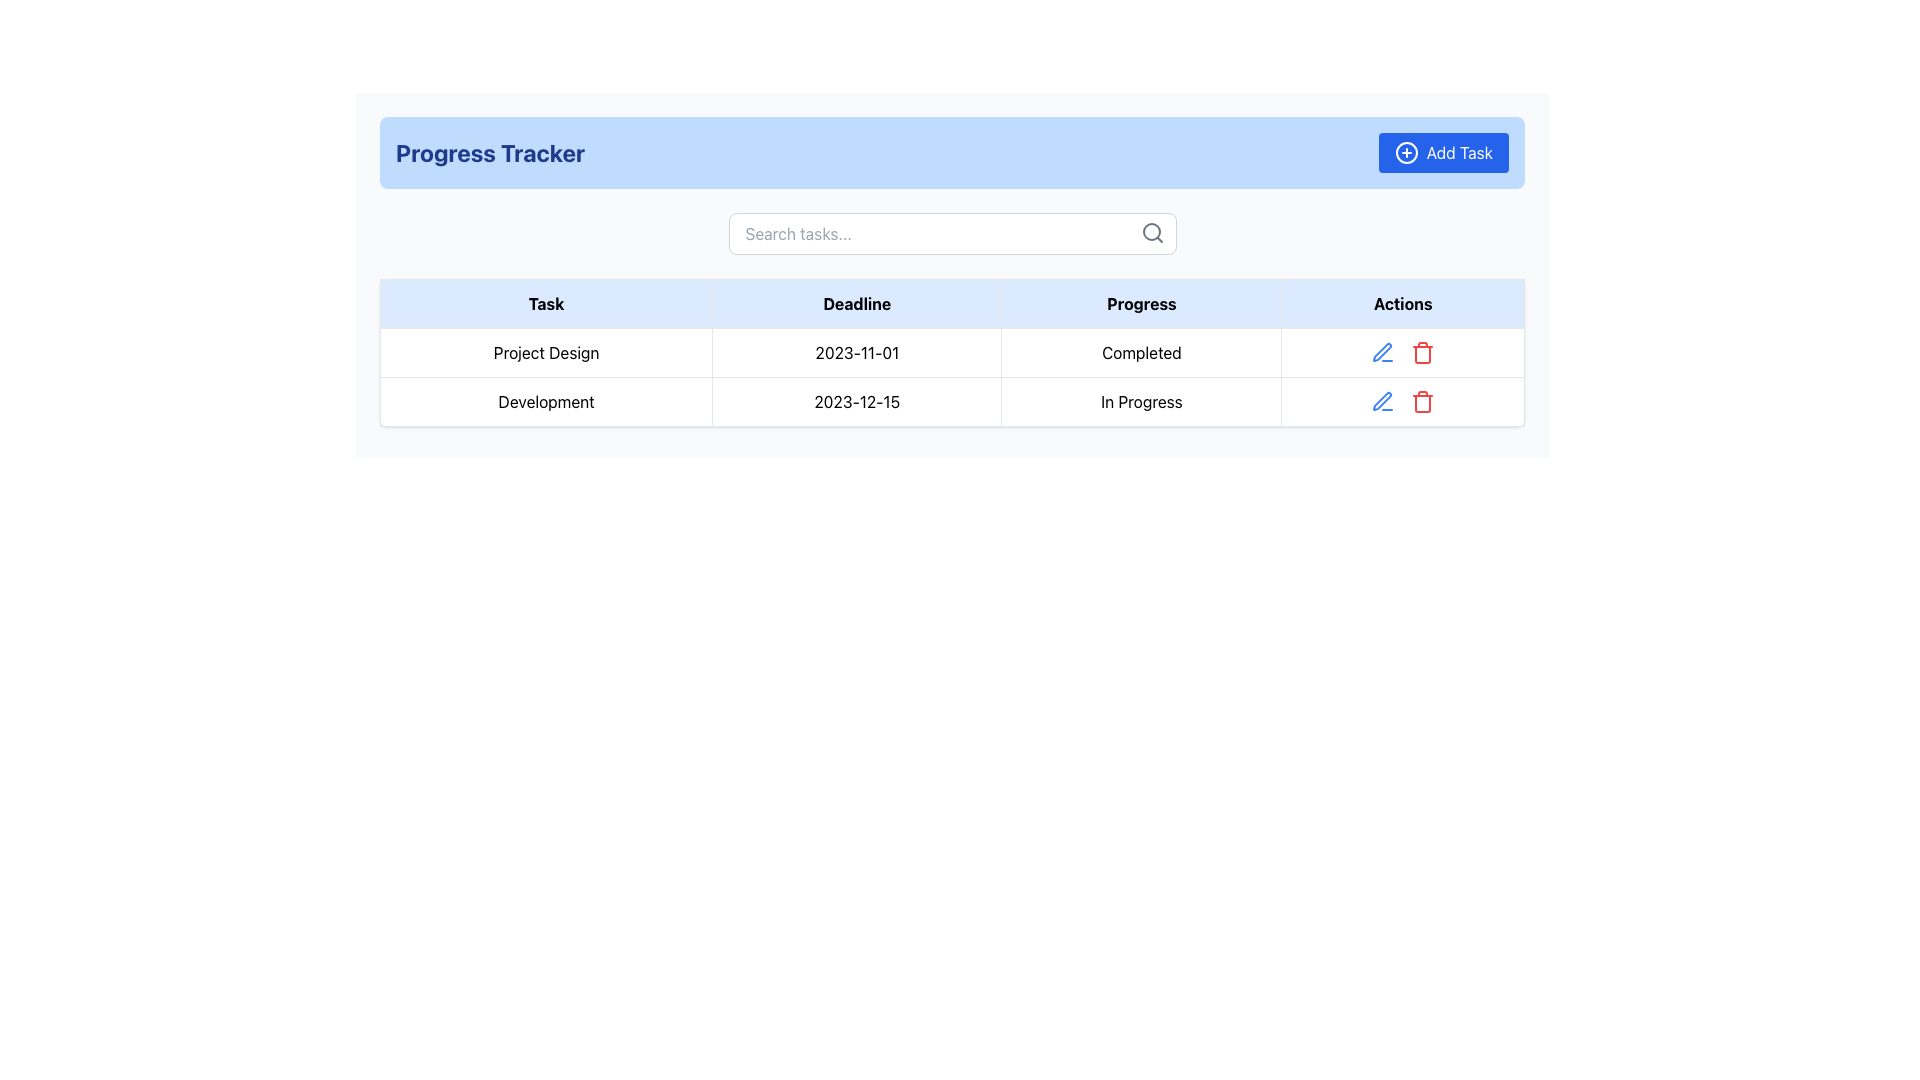  Describe the element at coordinates (1402, 401) in the screenshot. I see `the blue pen icon in the 'Actions' column of the second row in the table` at that location.